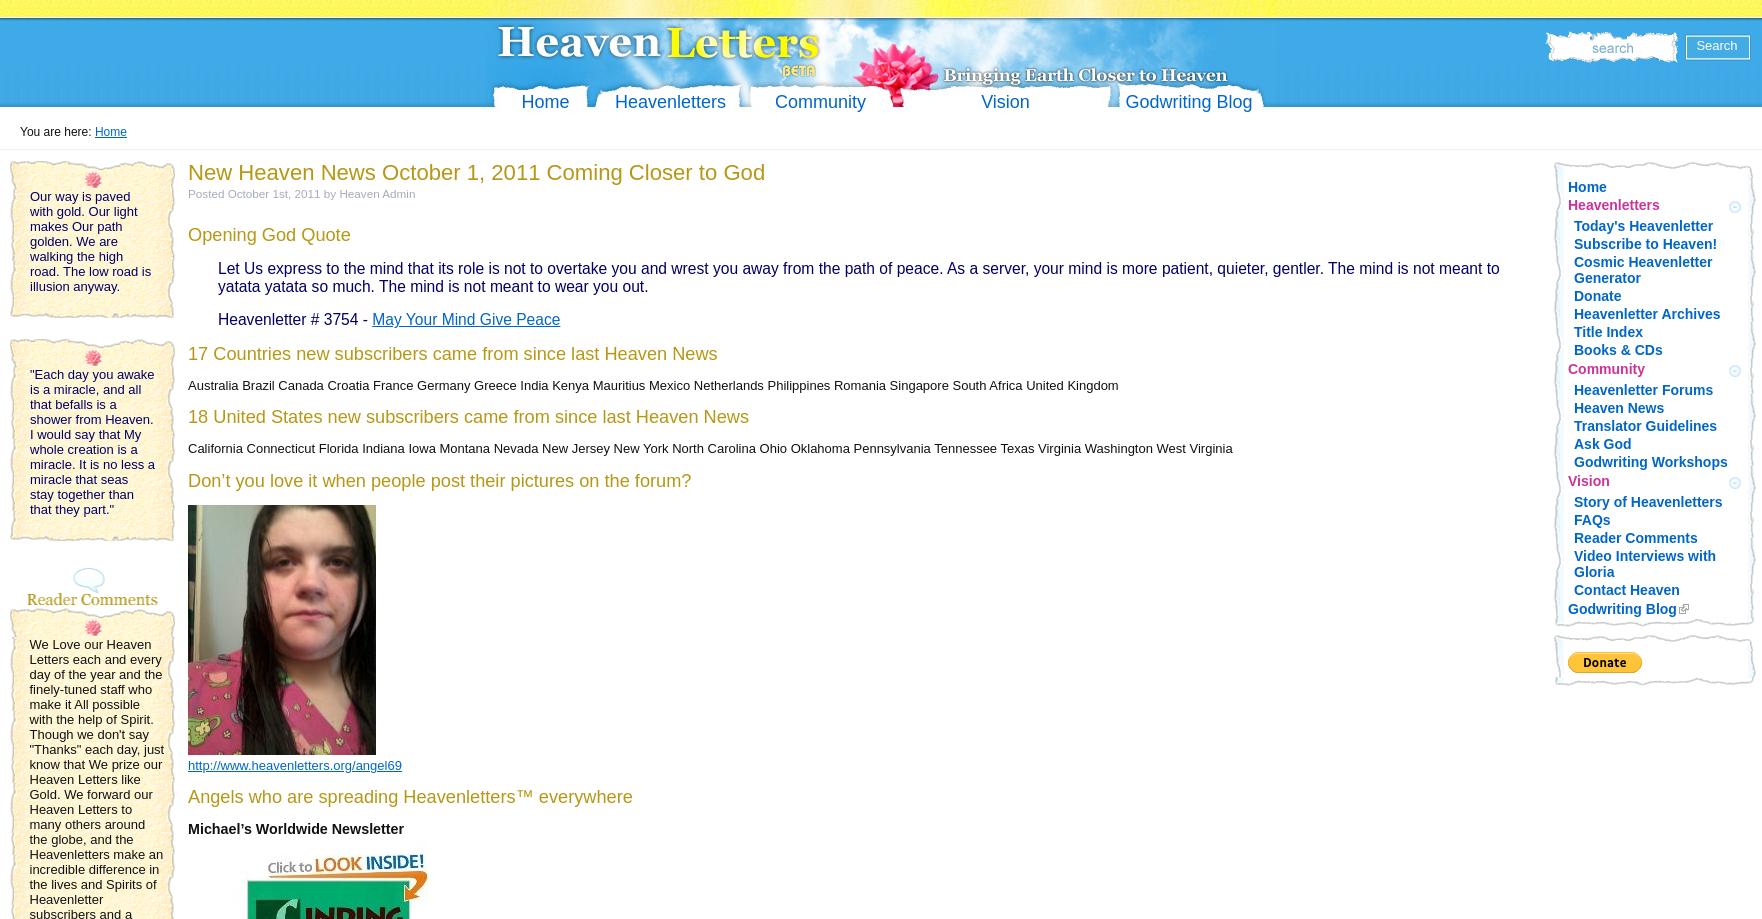 The width and height of the screenshot is (1762, 919). I want to click on 'Community', so click(1605, 368).